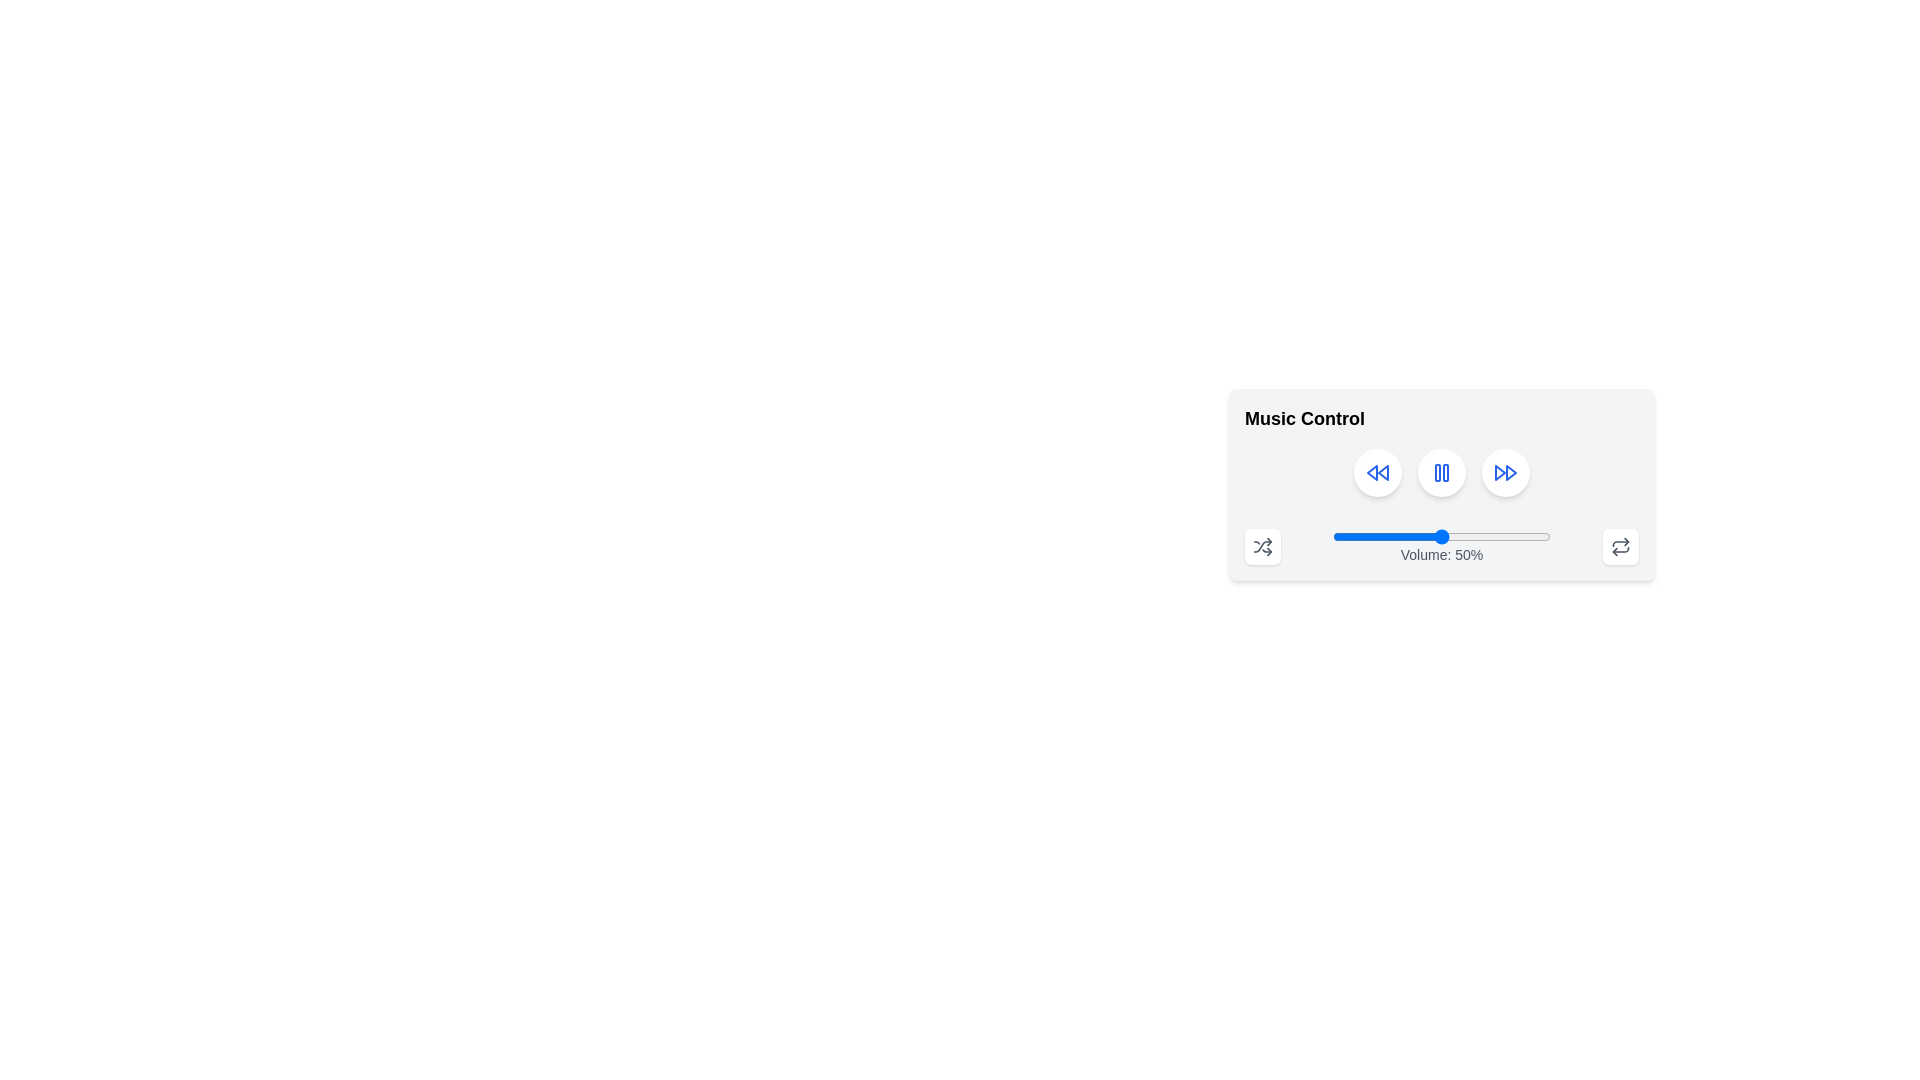 The height and width of the screenshot is (1080, 1920). Describe the element at coordinates (1376, 473) in the screenshot. I see `the rewind button in the music player interface` at that location.